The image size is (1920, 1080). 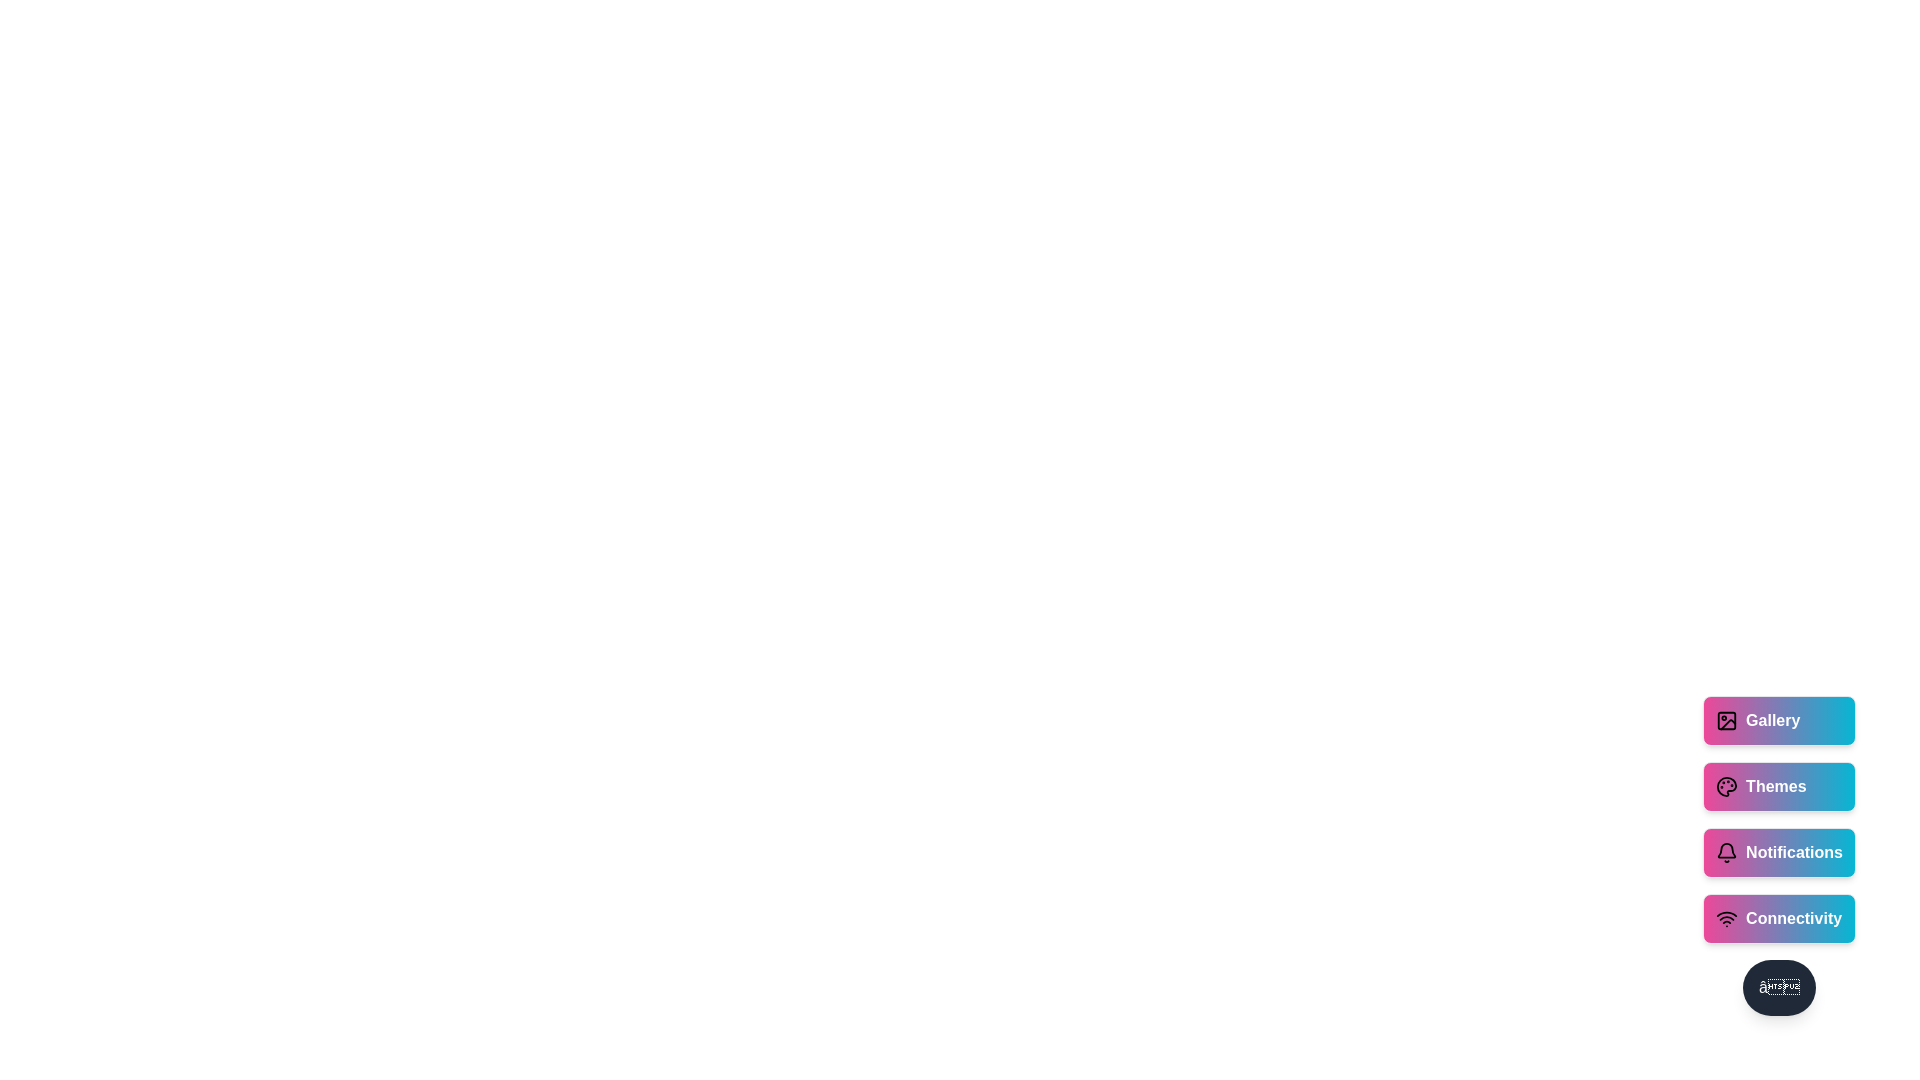 I want to click on outermost arc of the Wi-Fi icon within the 'Connectivity' button on the right side of the interface for information, so click(x=1726, y=914).